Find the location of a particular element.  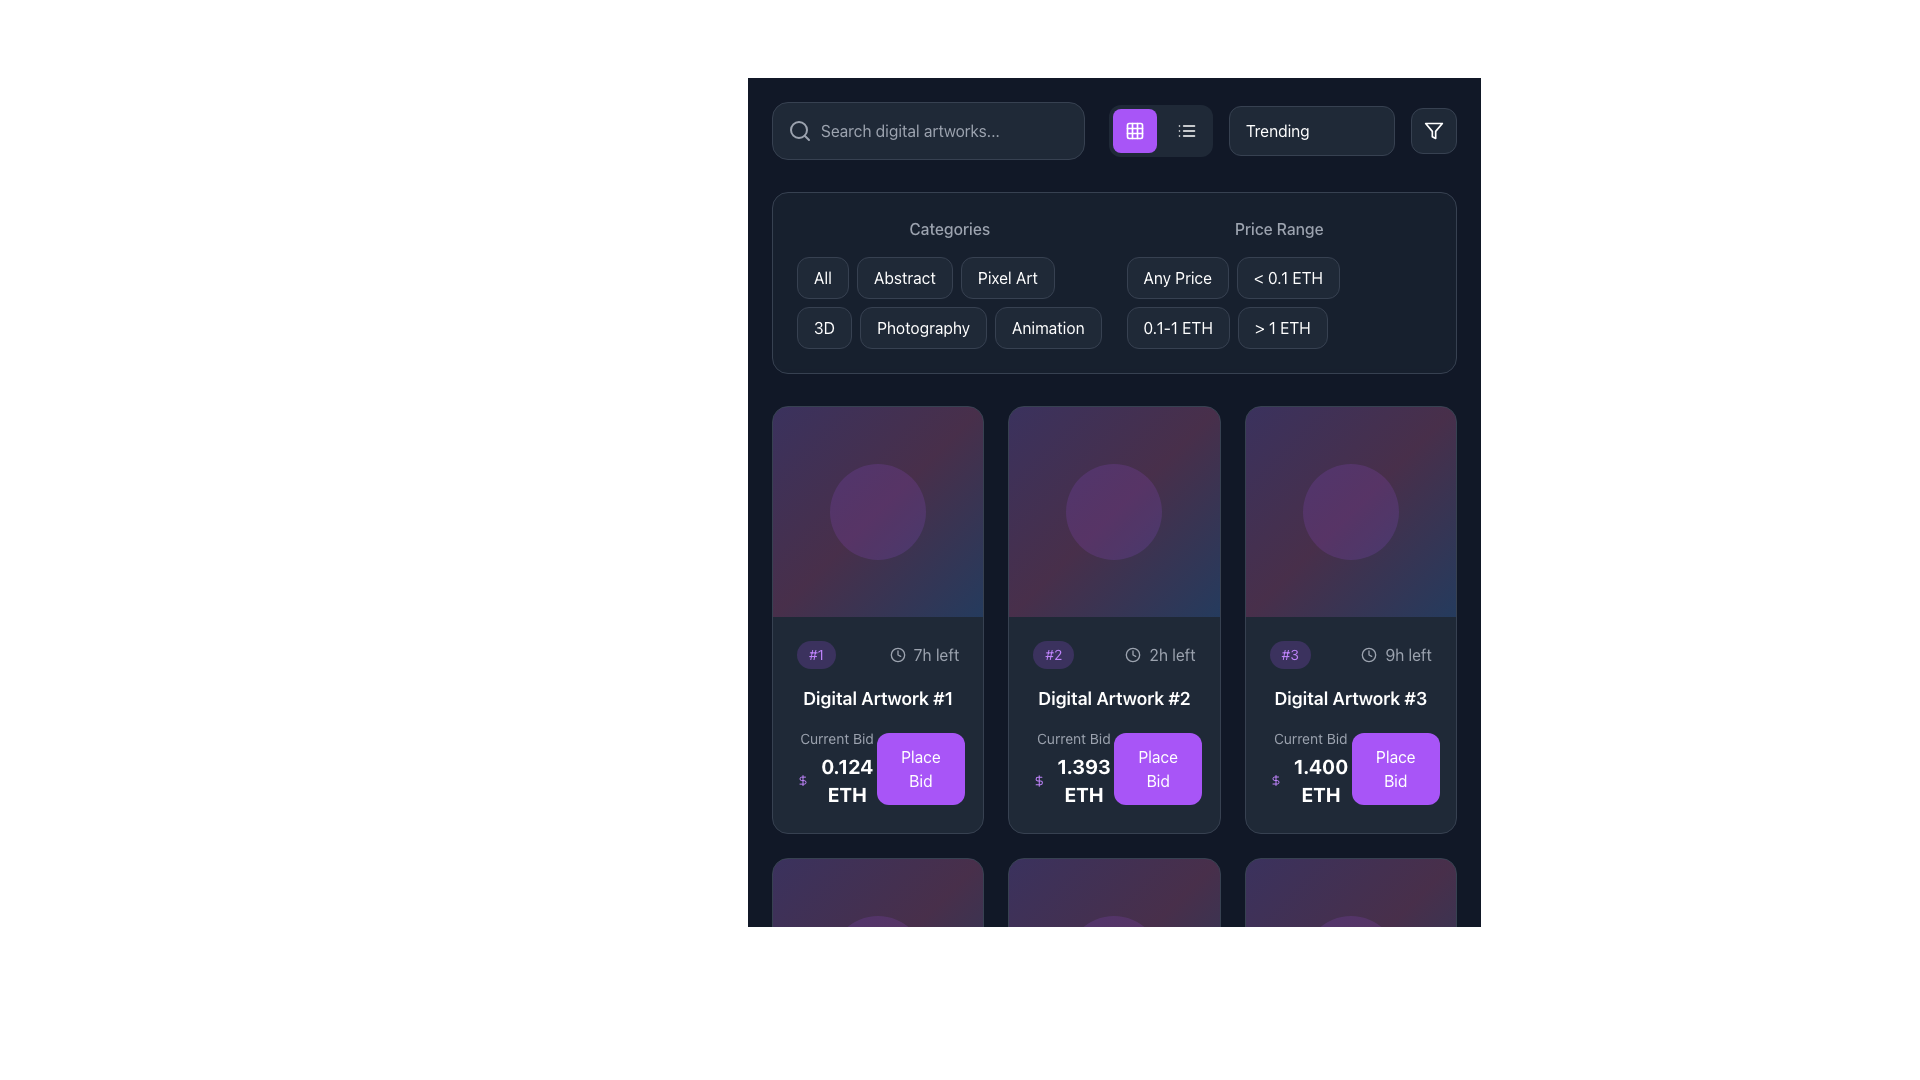

the 'Categories' text label, which is styled with a medium font weight and gray color, located at the top of its section above the category buttons is located at coordinates (948, 227).